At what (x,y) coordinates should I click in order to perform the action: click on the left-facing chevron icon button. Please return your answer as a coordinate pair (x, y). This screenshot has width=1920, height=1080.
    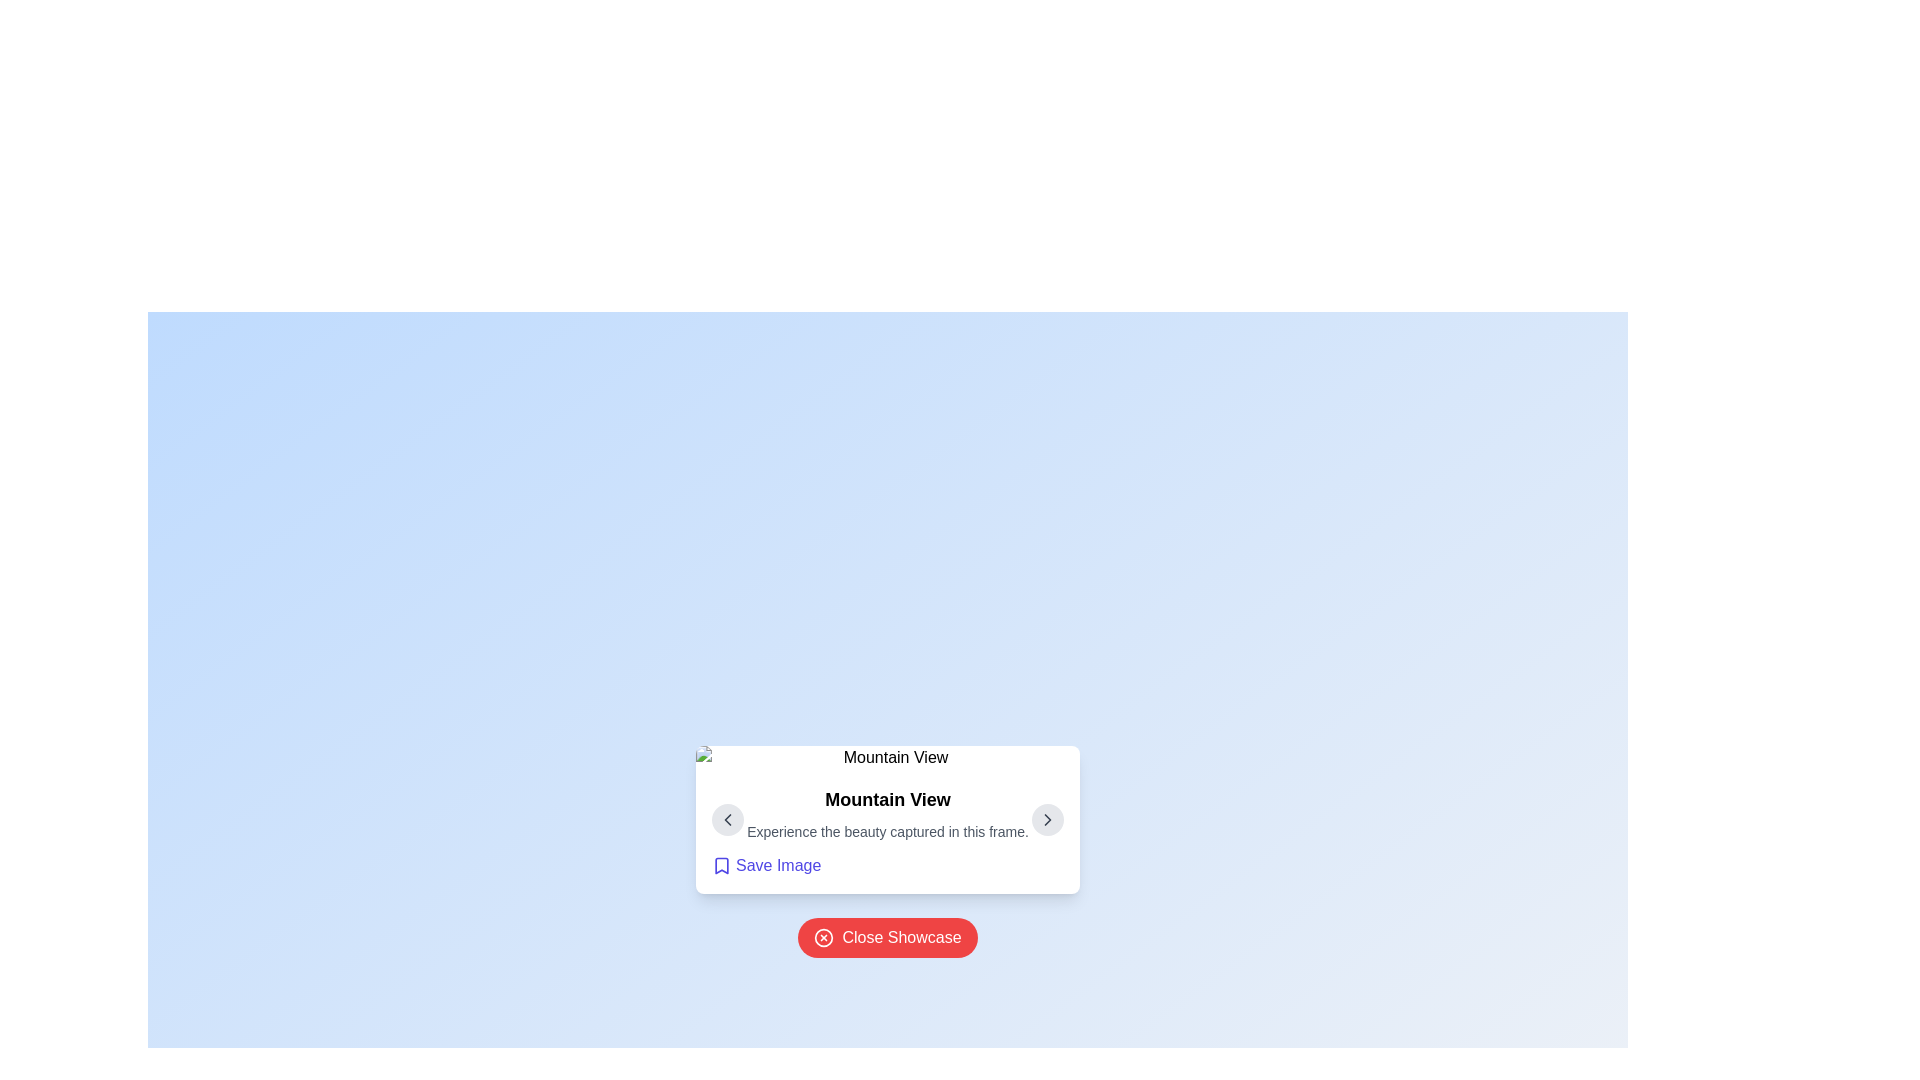
    Looking at the image, I should click on (727, 820).